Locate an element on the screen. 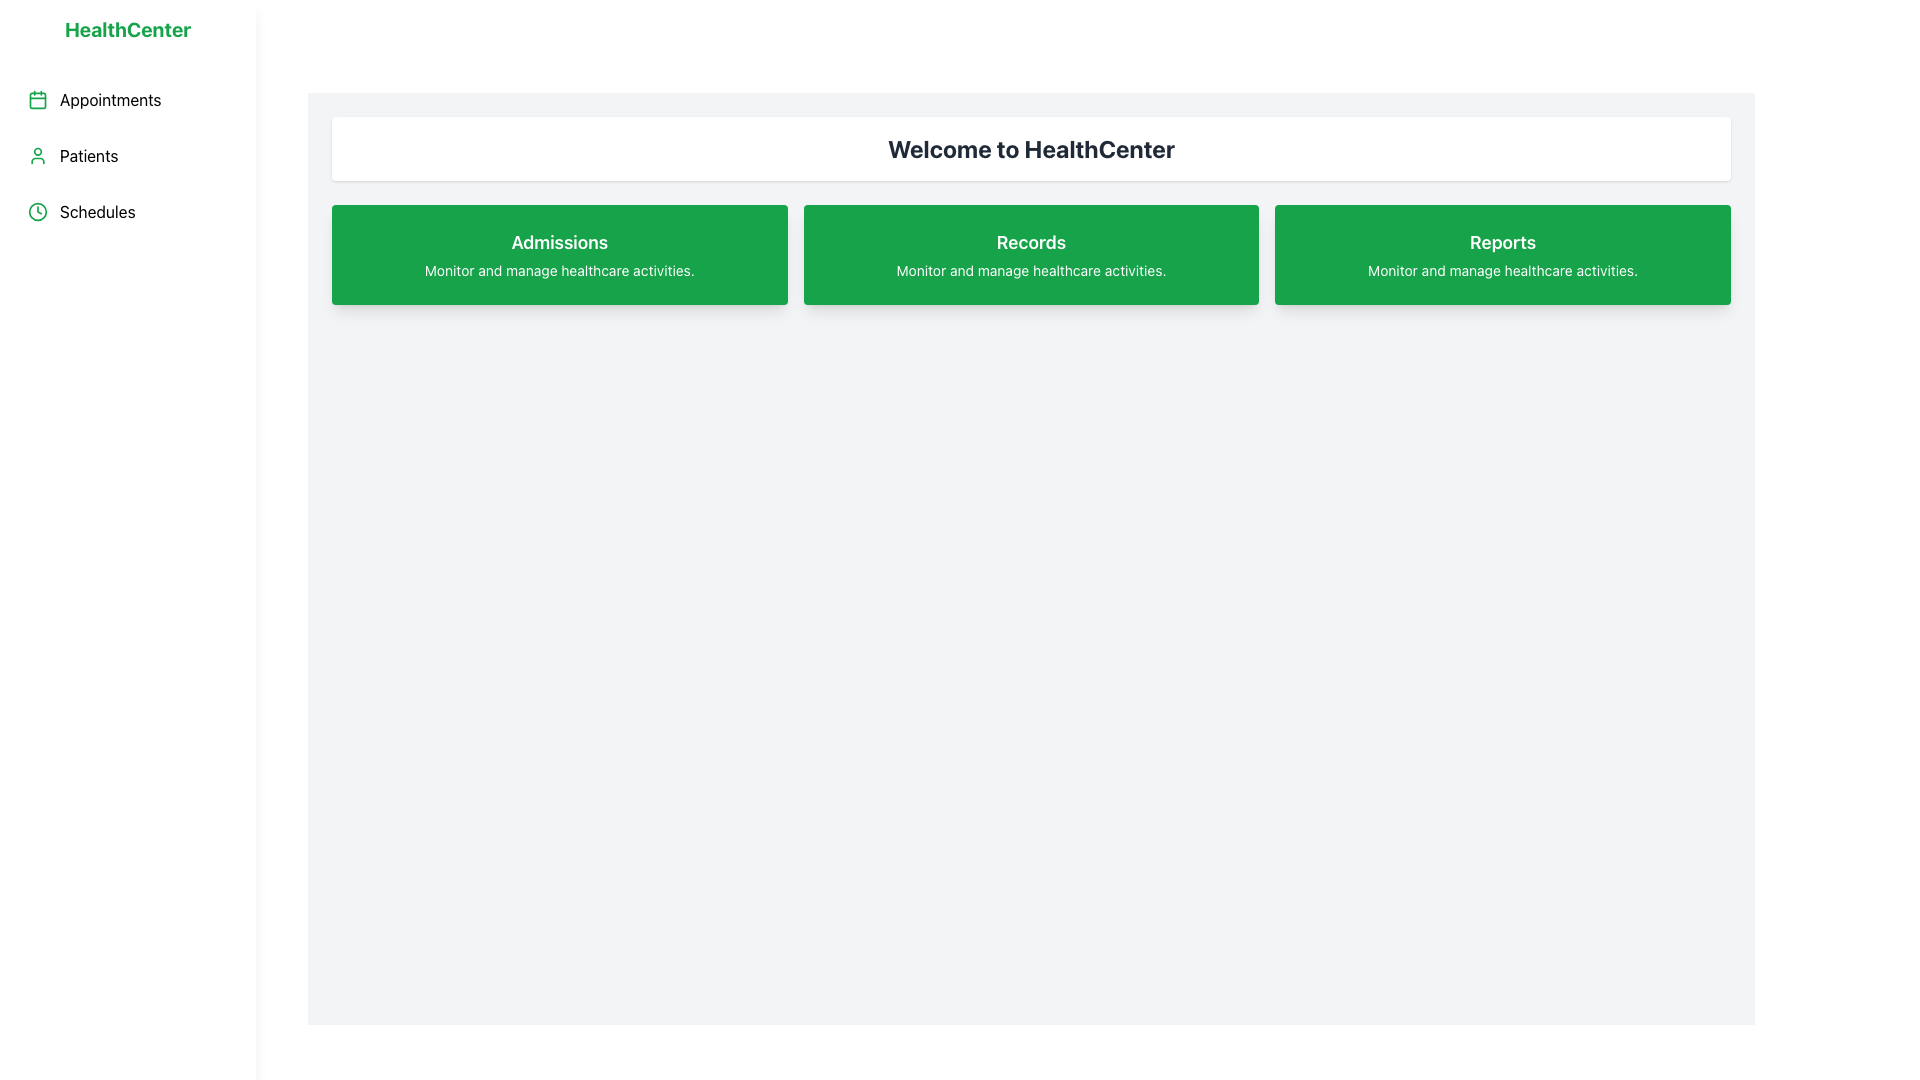 The image size is (1920, 1080). the second button in the sidebar navigation panel is located at coordinates (127, 154).